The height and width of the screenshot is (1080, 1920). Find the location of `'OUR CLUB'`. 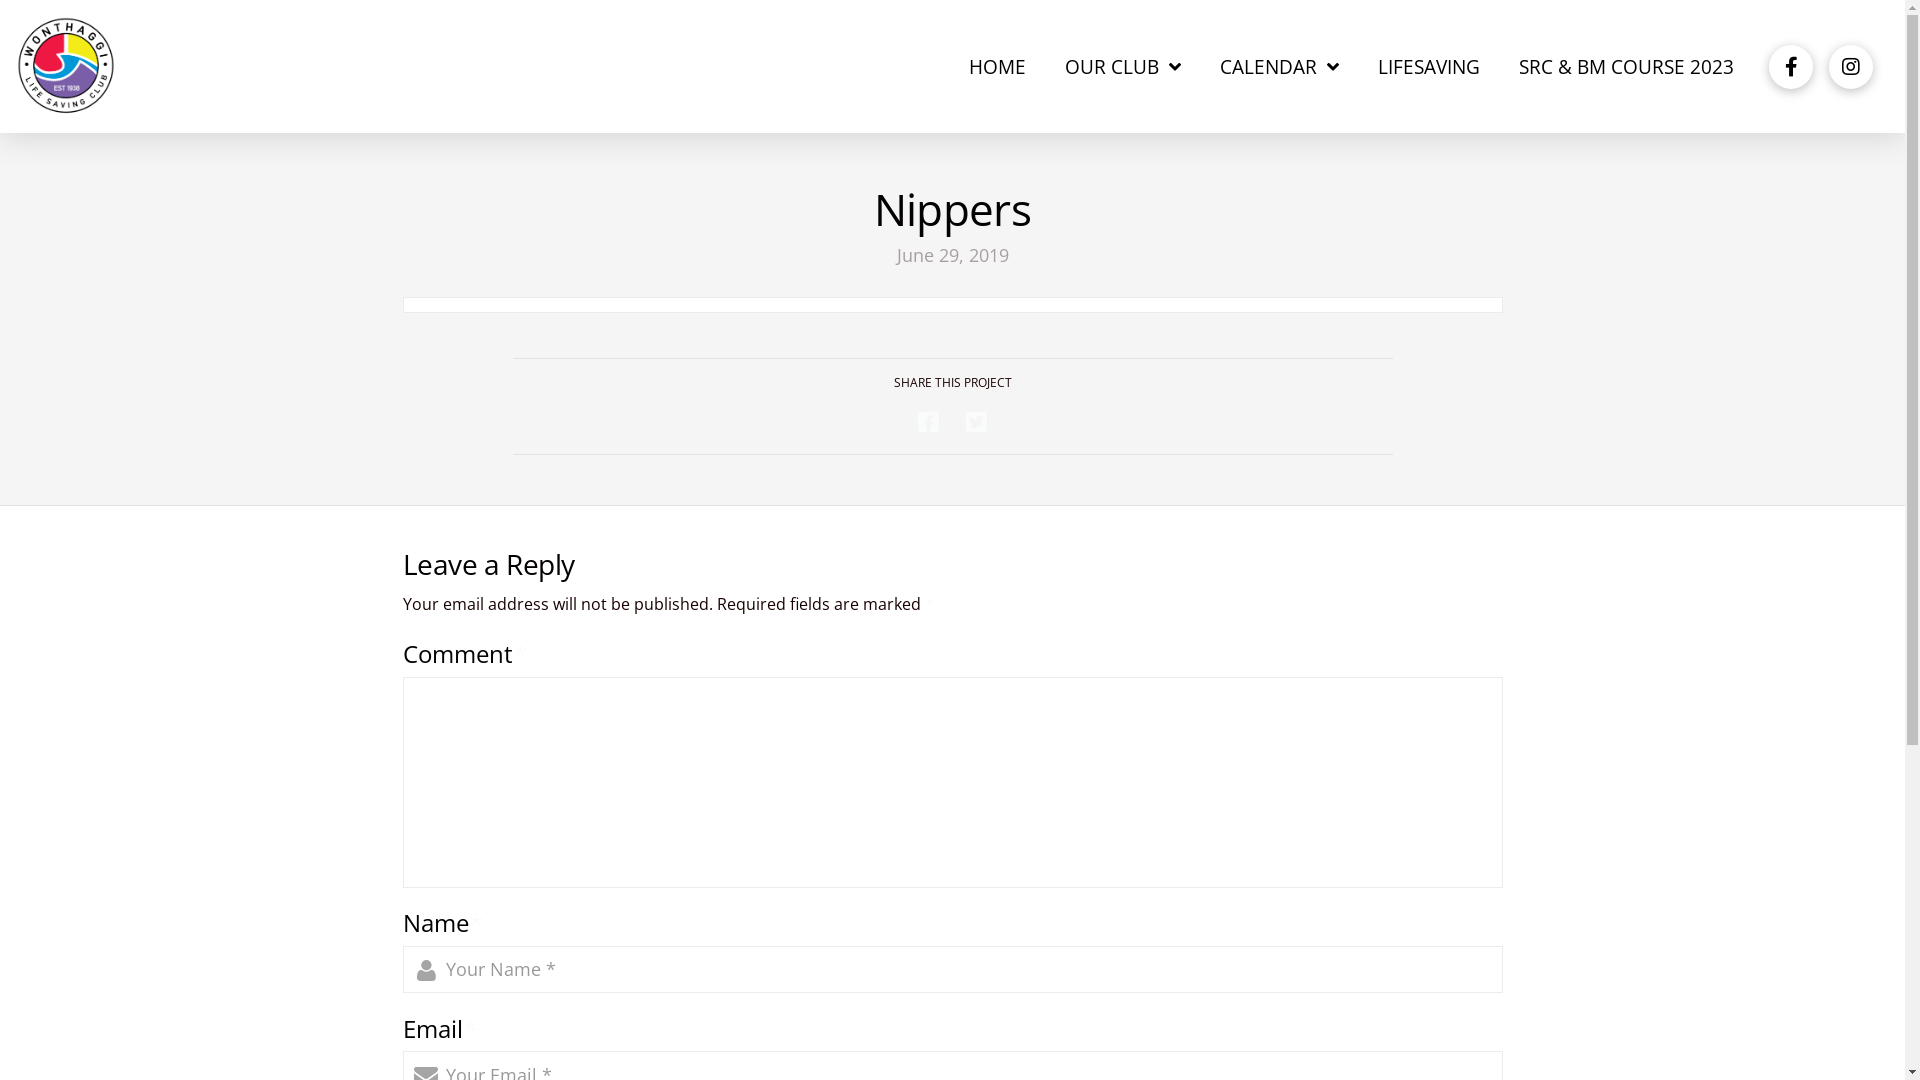

'OUR CLUB' is located at coordinates (1123, 65).